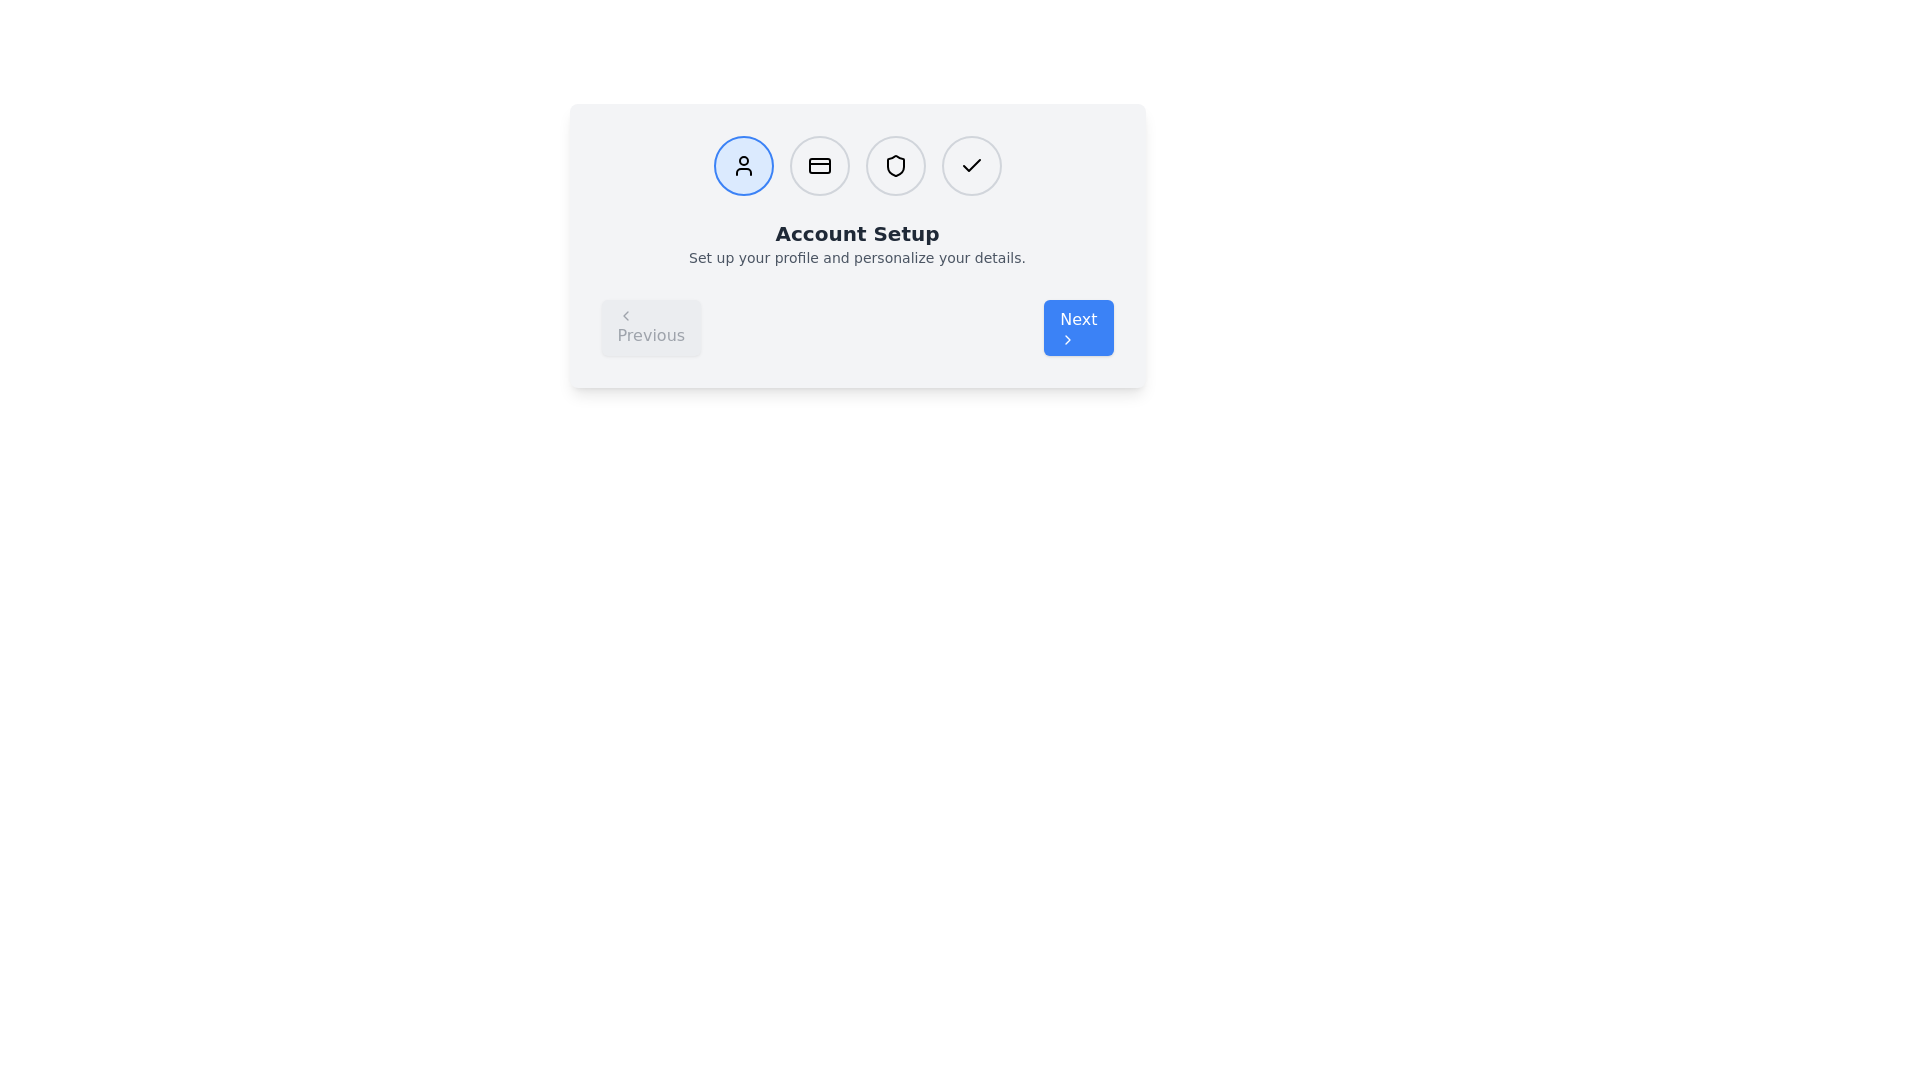 The height and width of the screenshot is (1080, 1920). Describe the element at coordinates (742, 164) in the screenshot. I see `the first icon from the left in the setup interface panel` at that location.